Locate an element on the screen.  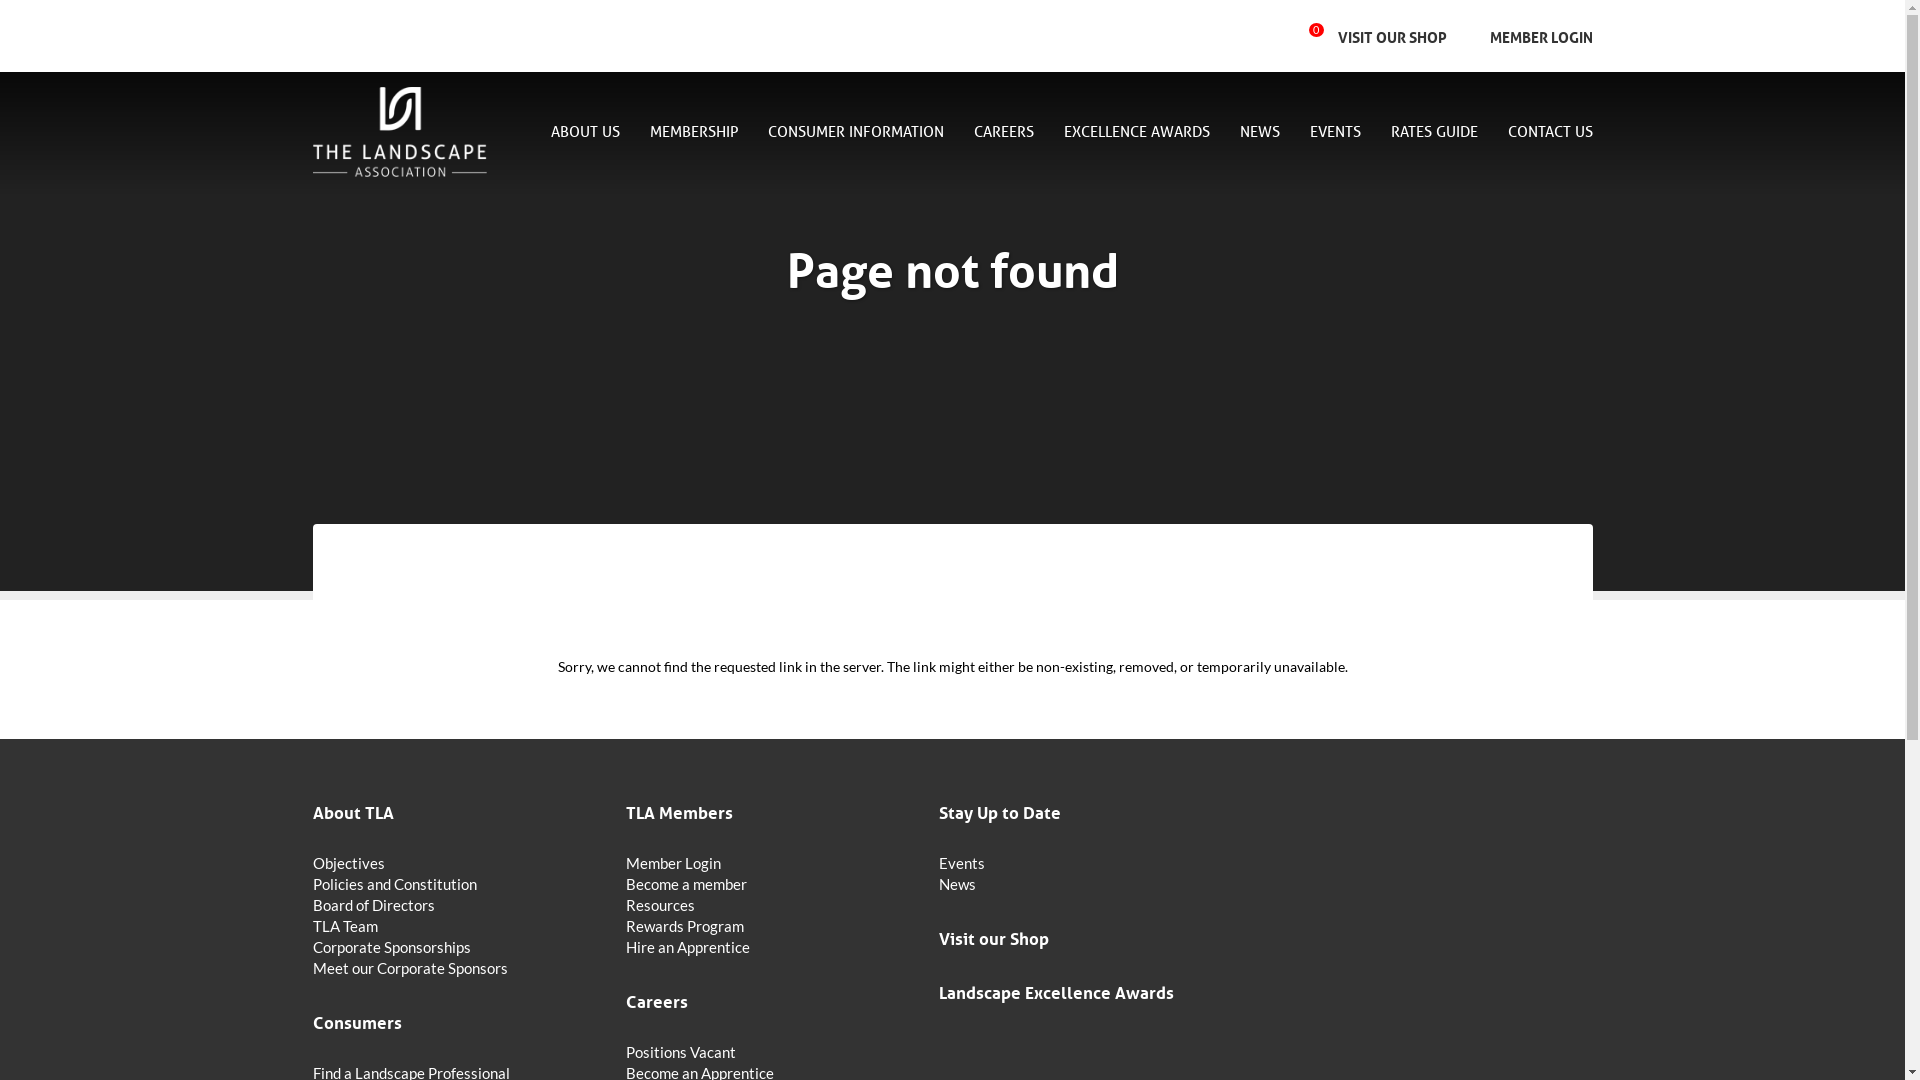
'Corporate Sponsorships' is located at coordinates (455, 946).